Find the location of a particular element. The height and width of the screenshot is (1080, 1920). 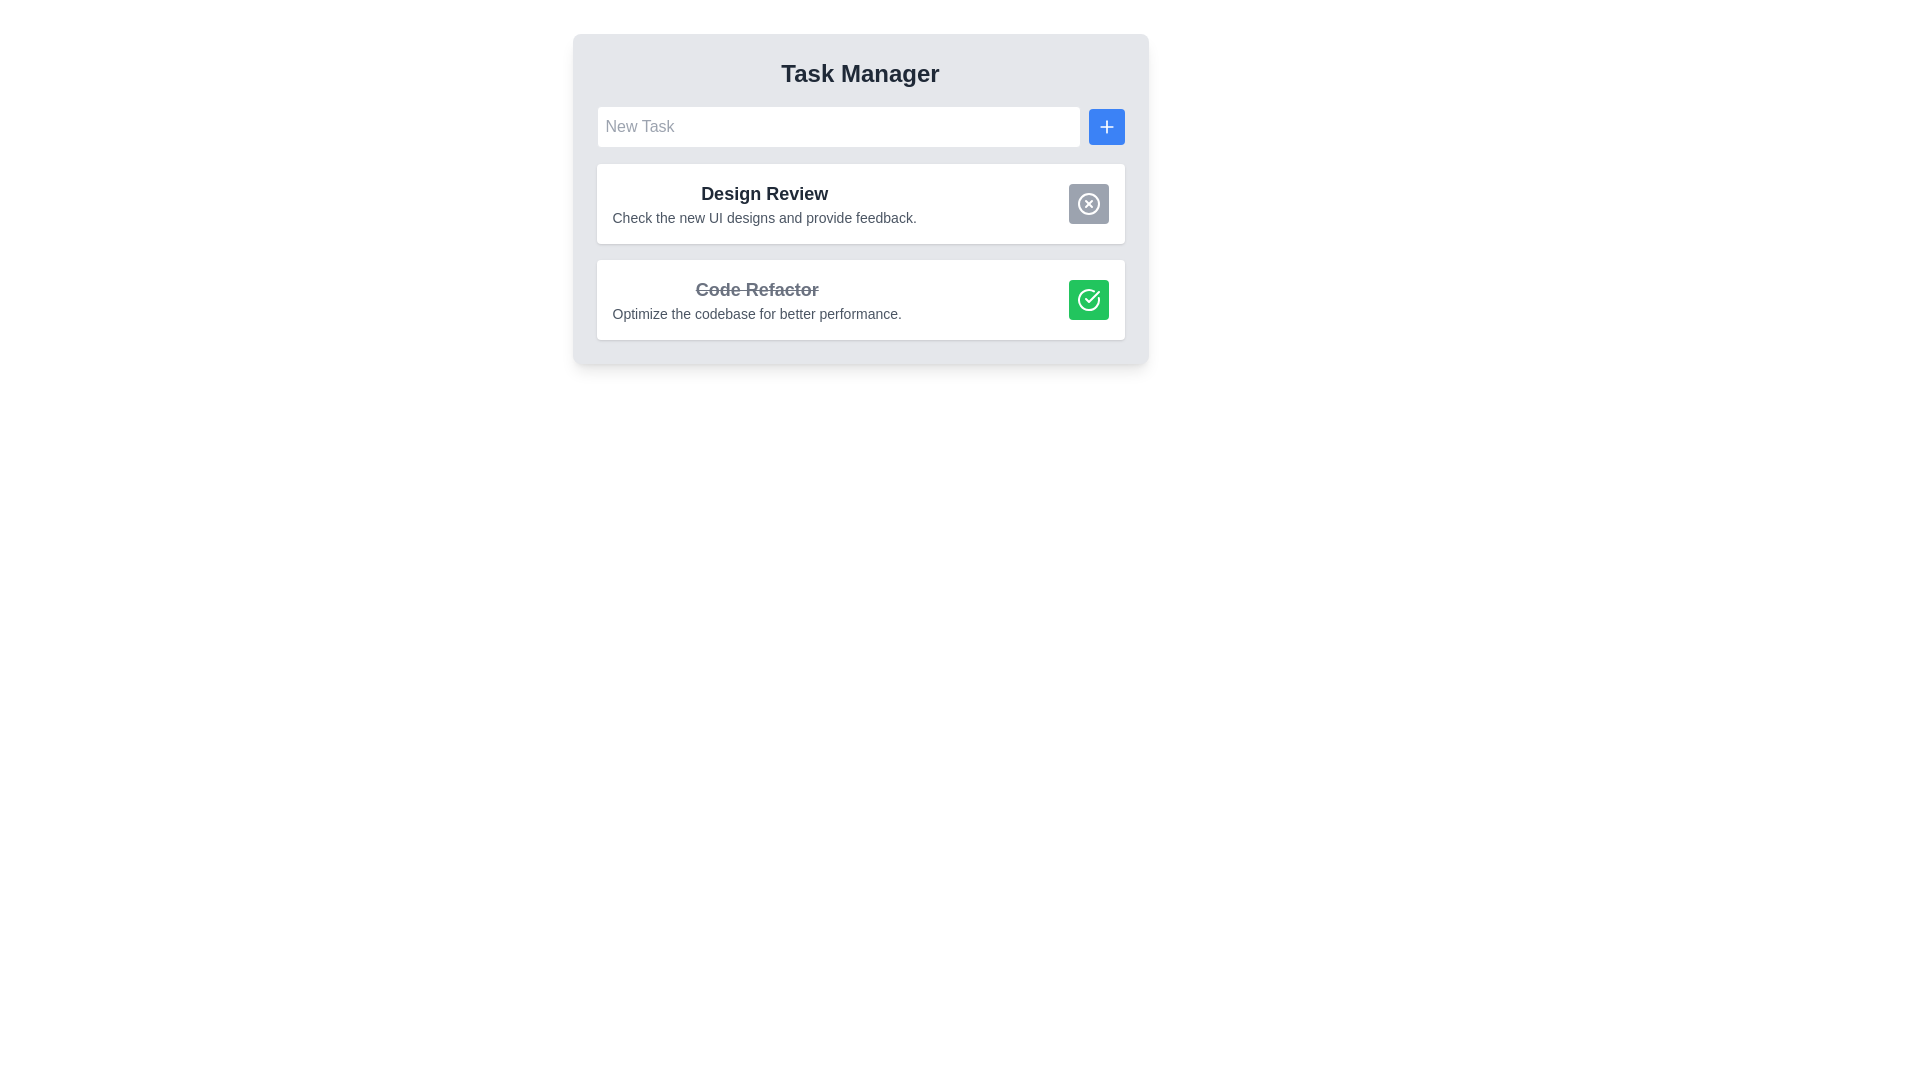

the interactive control button located in the top-right corner of the 'Design Review' task card is located at coordinates (1087, 204).